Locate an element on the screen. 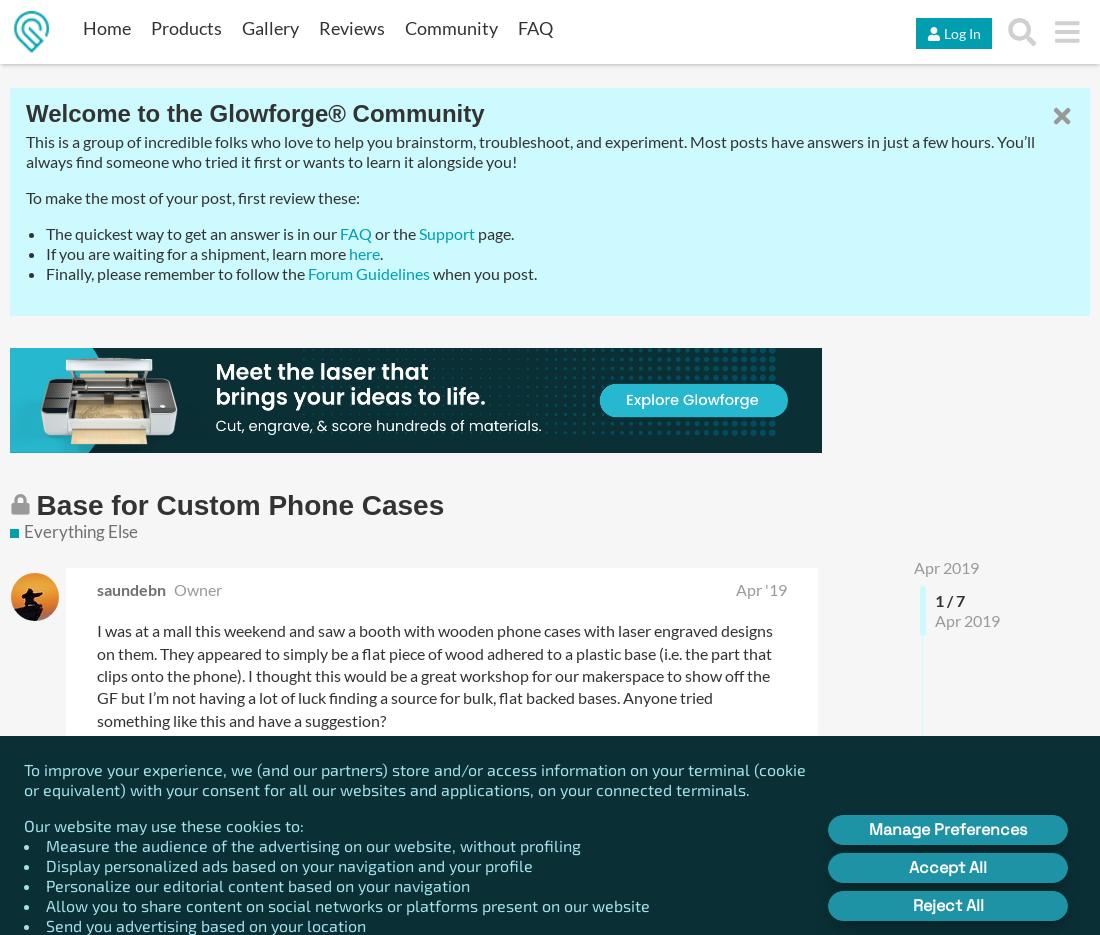 This screenshot has height=935, width=1100. 'Finally, please remember to  follow the' is located at coordinates (175, 272).